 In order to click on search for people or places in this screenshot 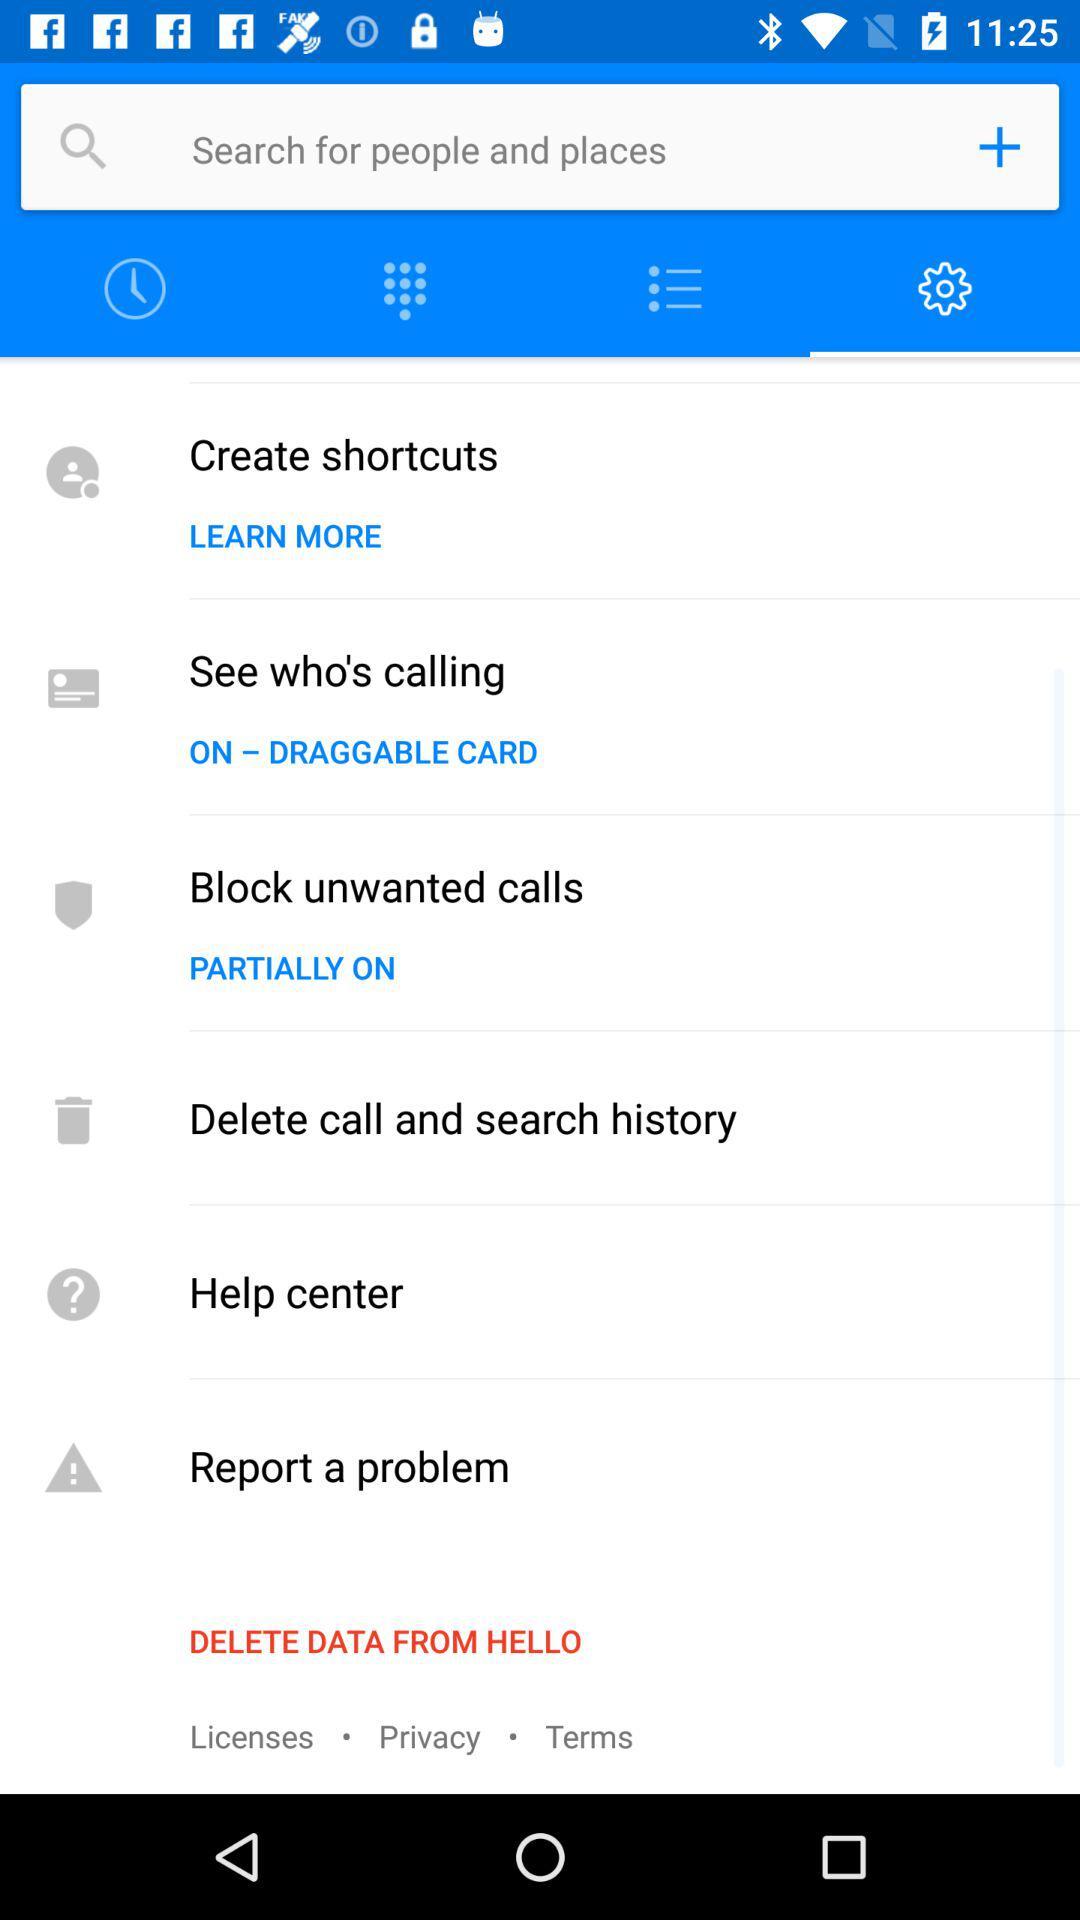, I will do `click(83, 146)`.